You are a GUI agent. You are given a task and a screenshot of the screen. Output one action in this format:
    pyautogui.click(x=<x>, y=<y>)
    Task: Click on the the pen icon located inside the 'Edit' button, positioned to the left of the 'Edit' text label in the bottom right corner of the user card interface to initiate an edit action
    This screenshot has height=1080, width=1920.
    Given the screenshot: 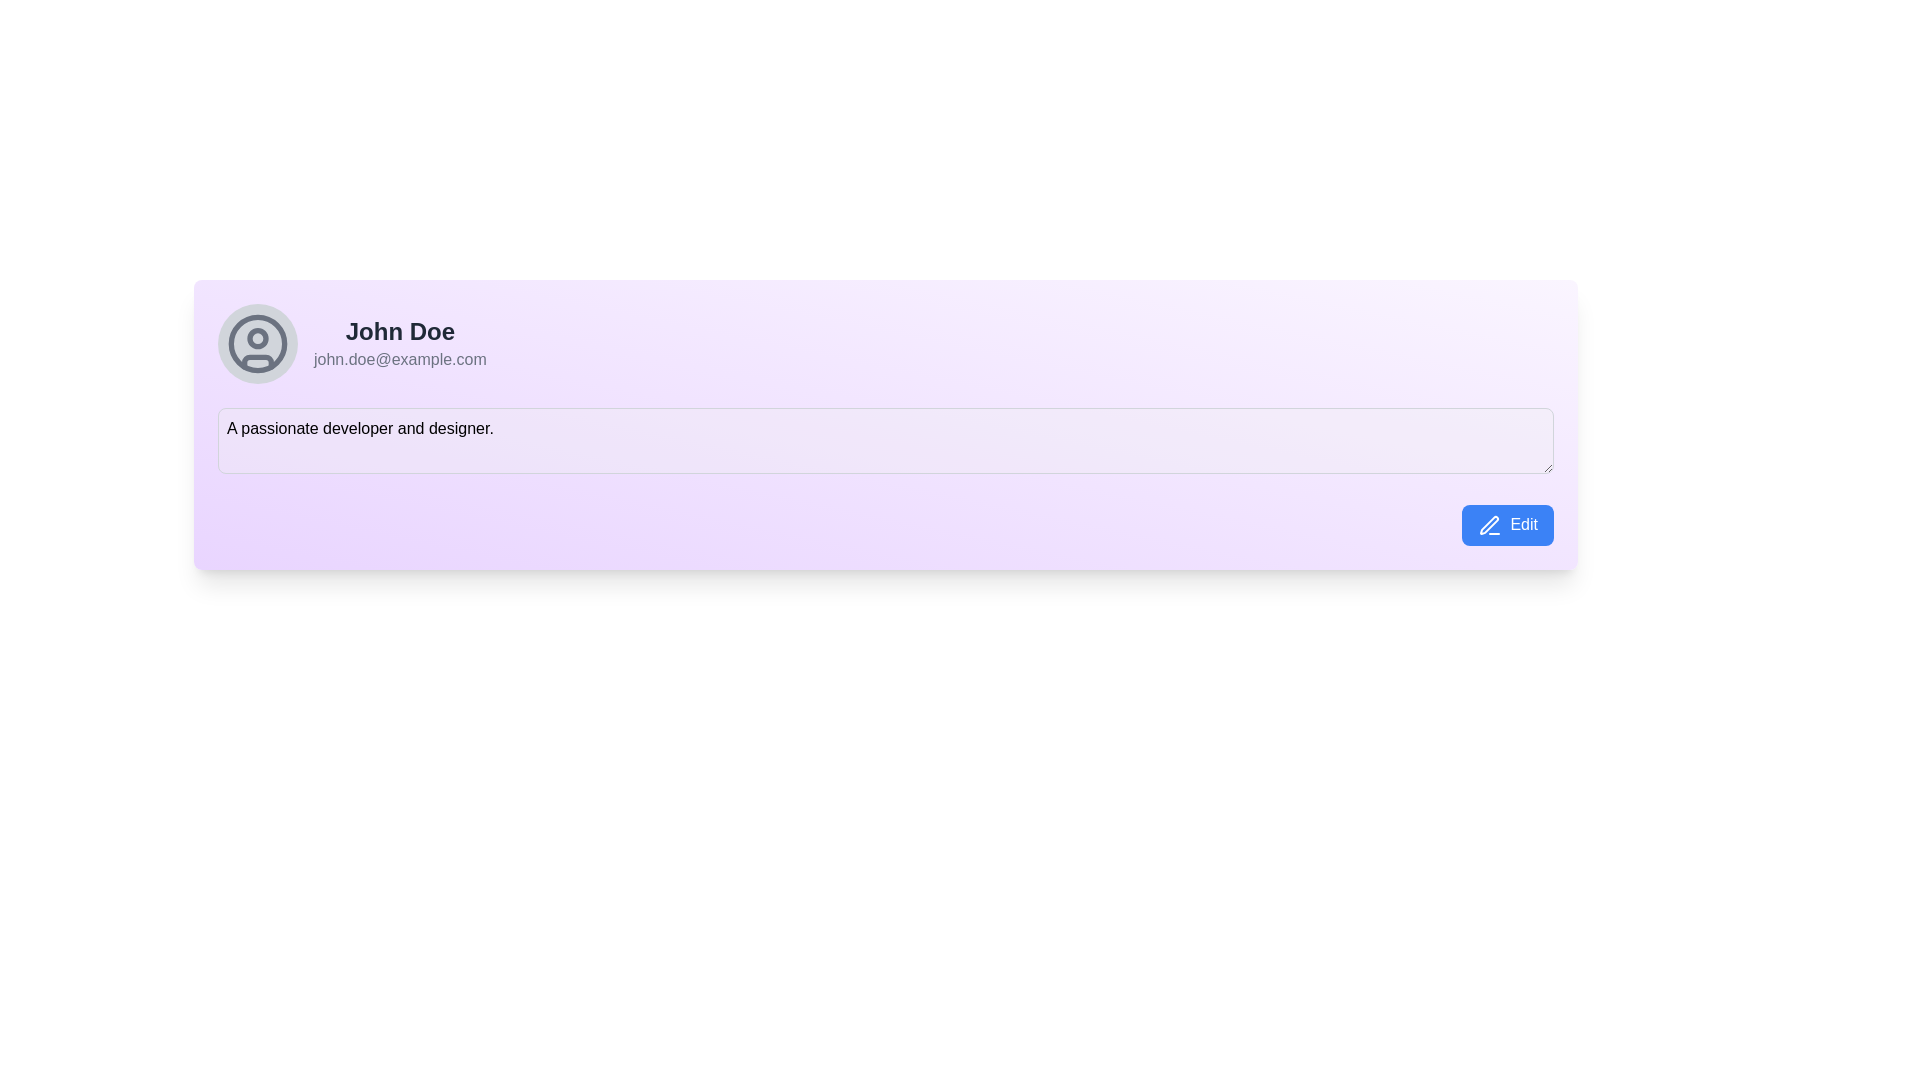 What is the action you would take?
    pyautogui.click(x=1490, y=524)
    